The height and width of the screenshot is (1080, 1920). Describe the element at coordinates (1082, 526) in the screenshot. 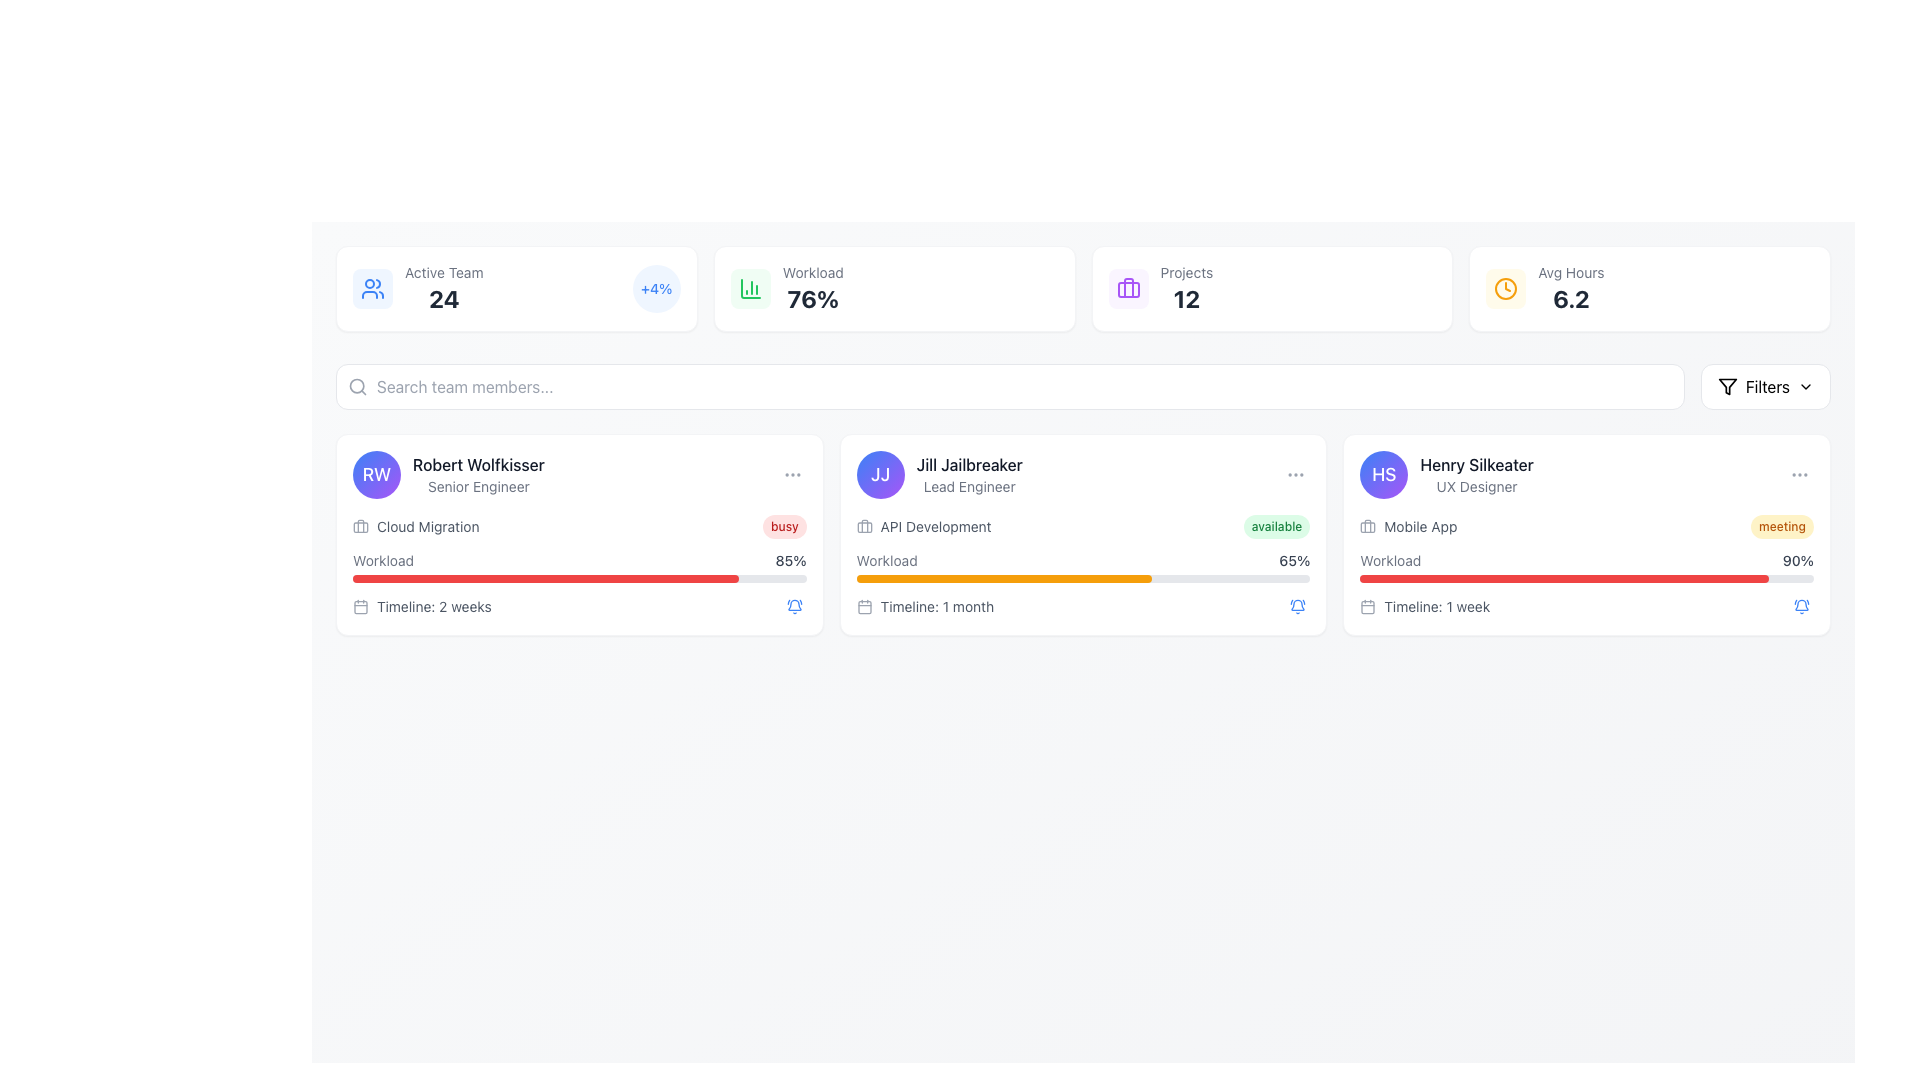

I see `the Informational section that displays the current project 'API Development' and its status 'available', located within Jill Jailbreaker's card, to interact with adjacent elements` at that location.